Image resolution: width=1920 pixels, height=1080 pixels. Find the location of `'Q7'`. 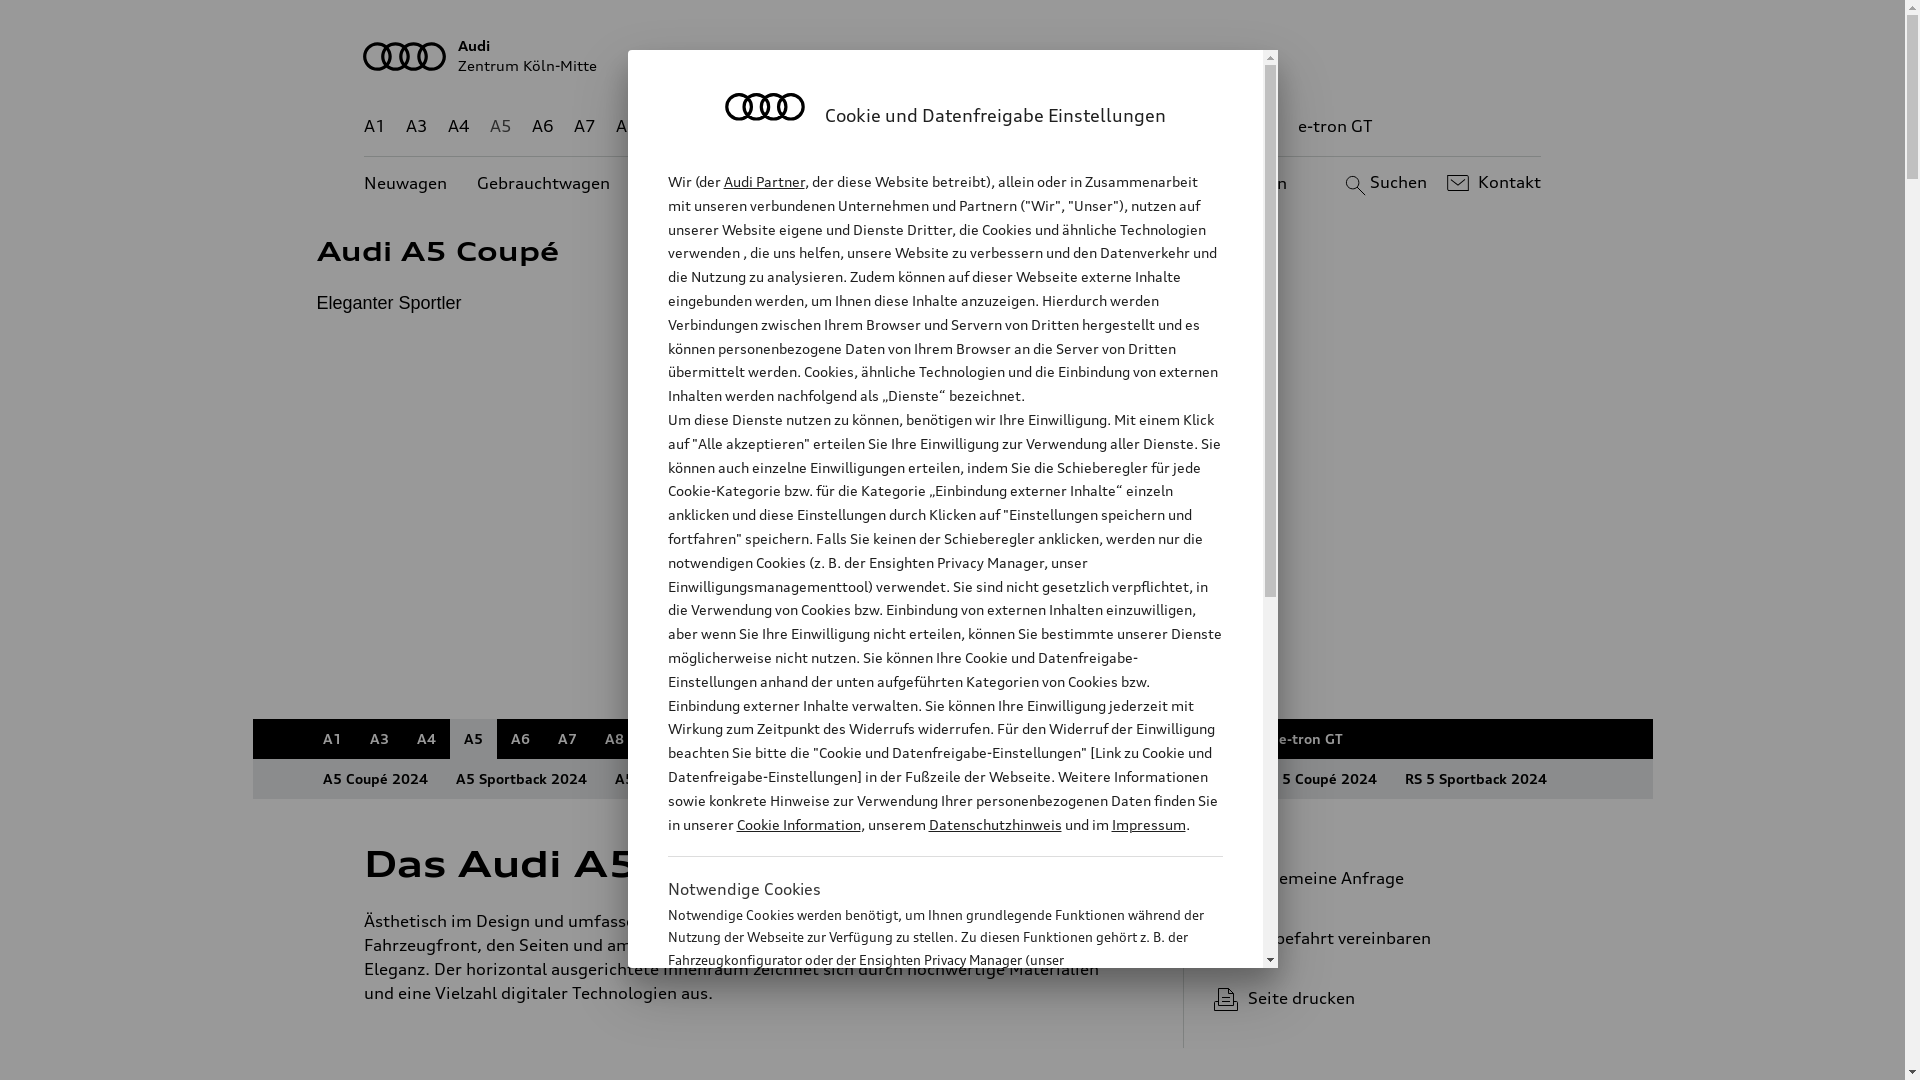

'Q7' is located at coordinates (893, 126).